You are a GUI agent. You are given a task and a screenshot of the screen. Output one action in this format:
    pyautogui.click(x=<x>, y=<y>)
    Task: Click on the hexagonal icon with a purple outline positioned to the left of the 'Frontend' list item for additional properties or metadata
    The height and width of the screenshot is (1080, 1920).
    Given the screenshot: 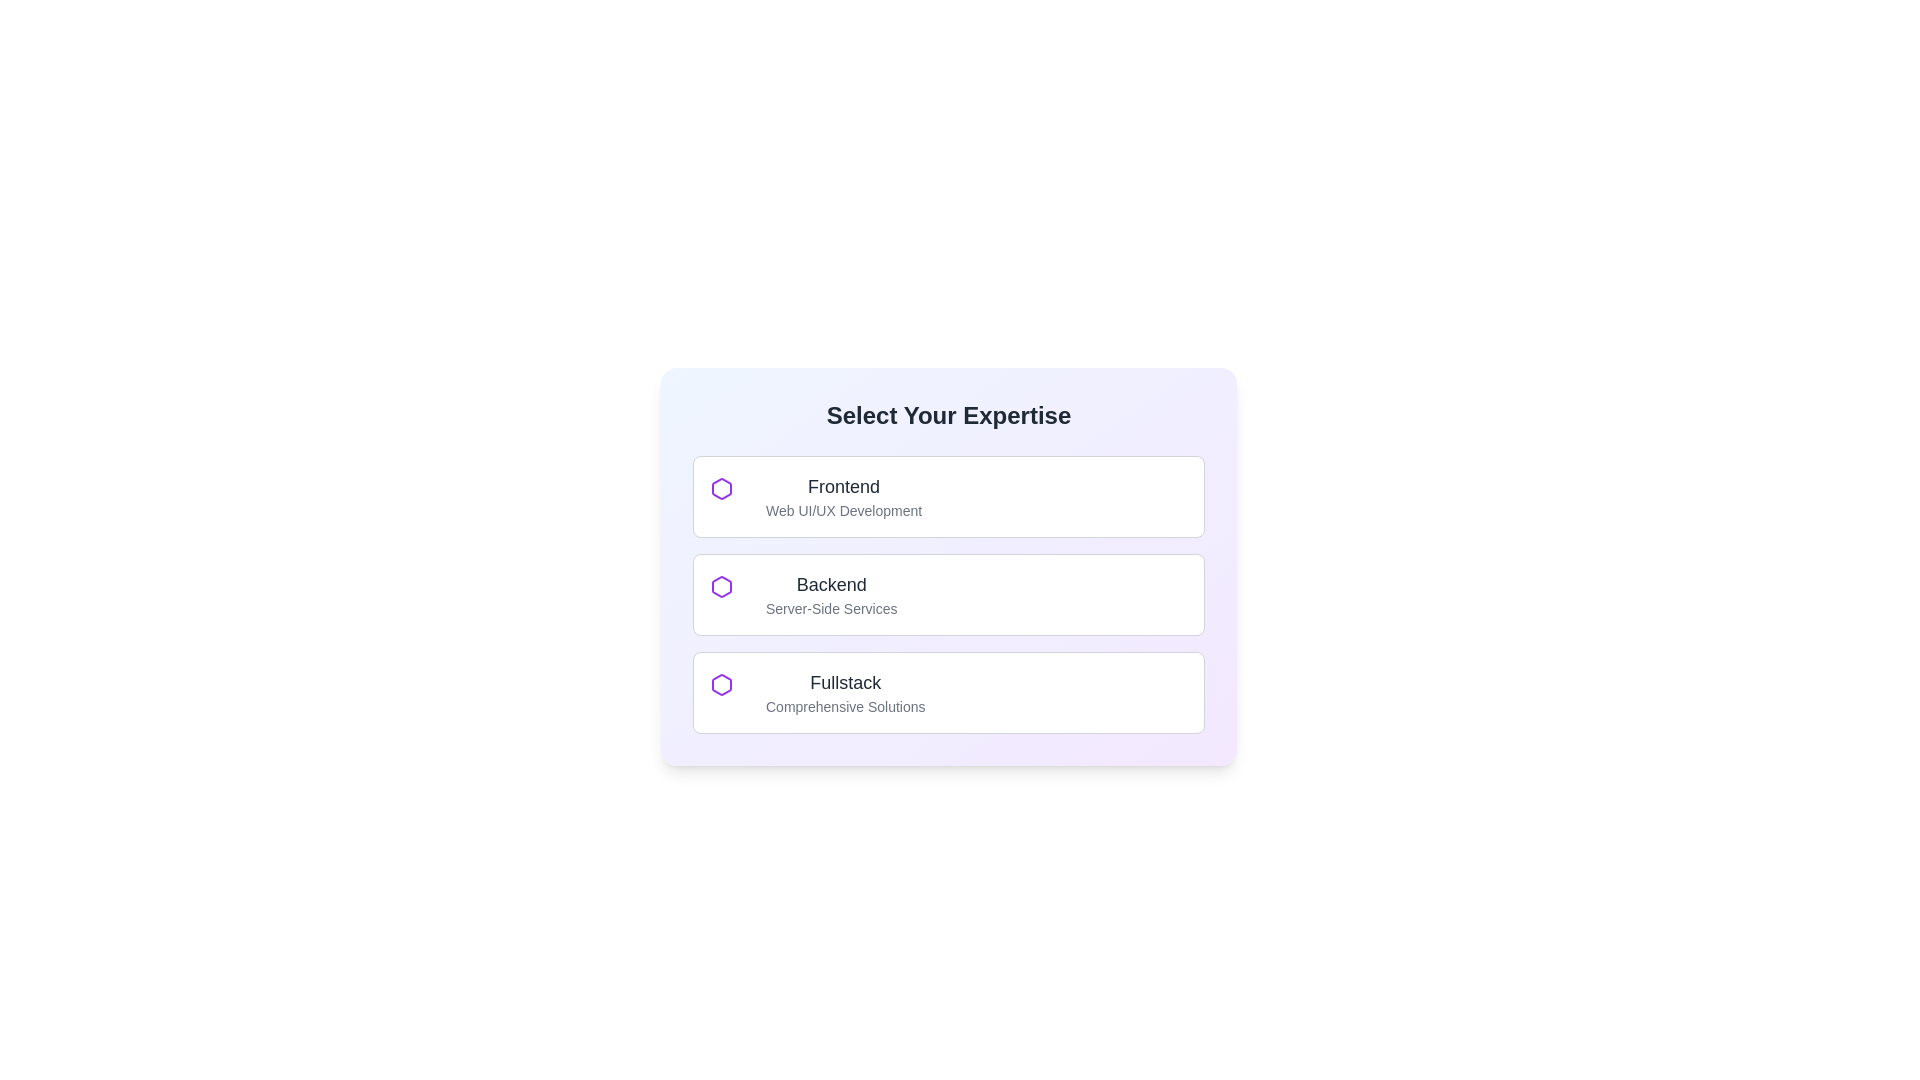 What is the action you would take?
    pyautogui.click(x=720, y=489)
    